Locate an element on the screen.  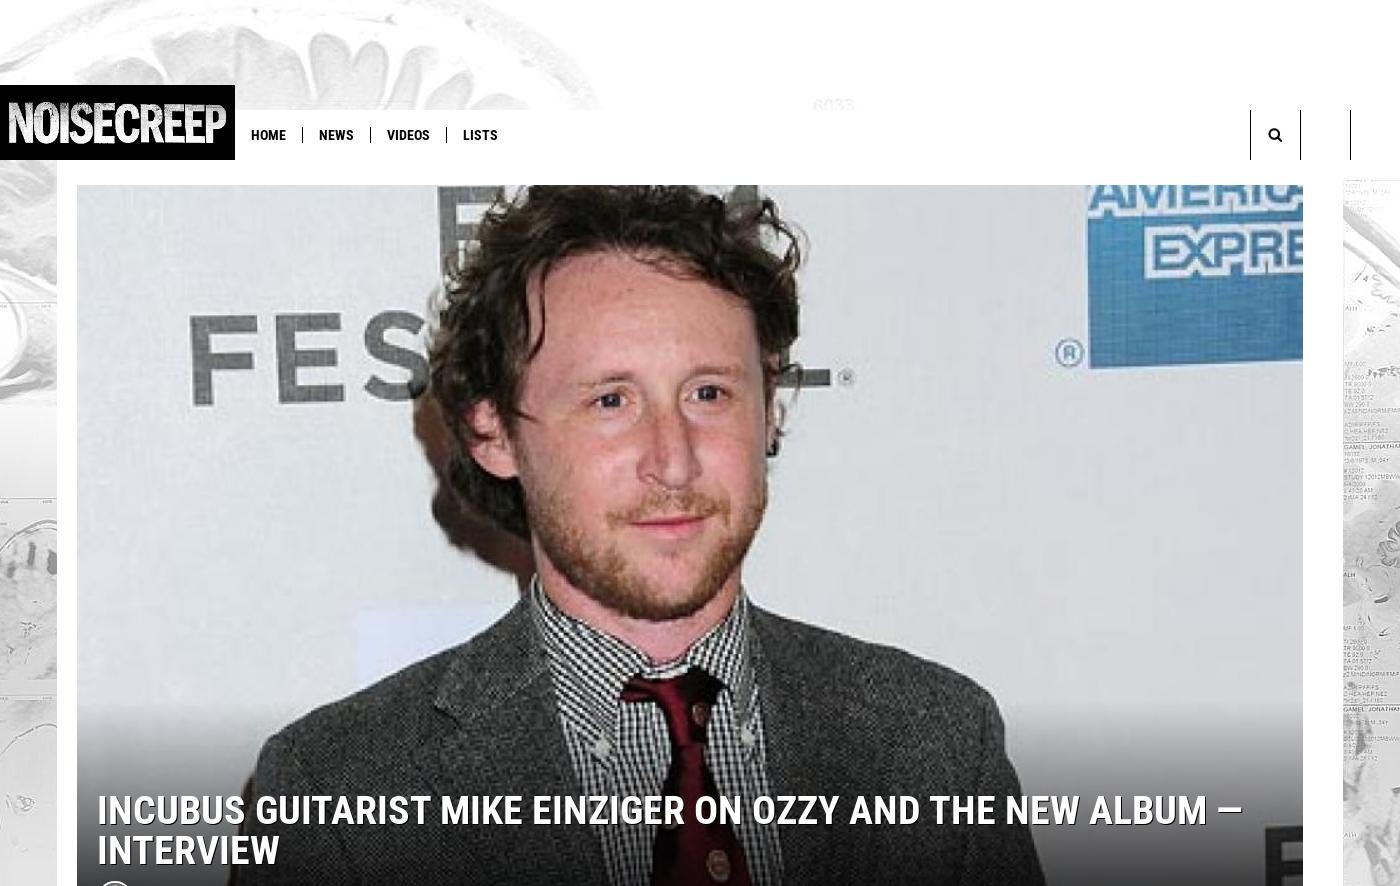
'Megadeth' is located at coordinates (407, 174).